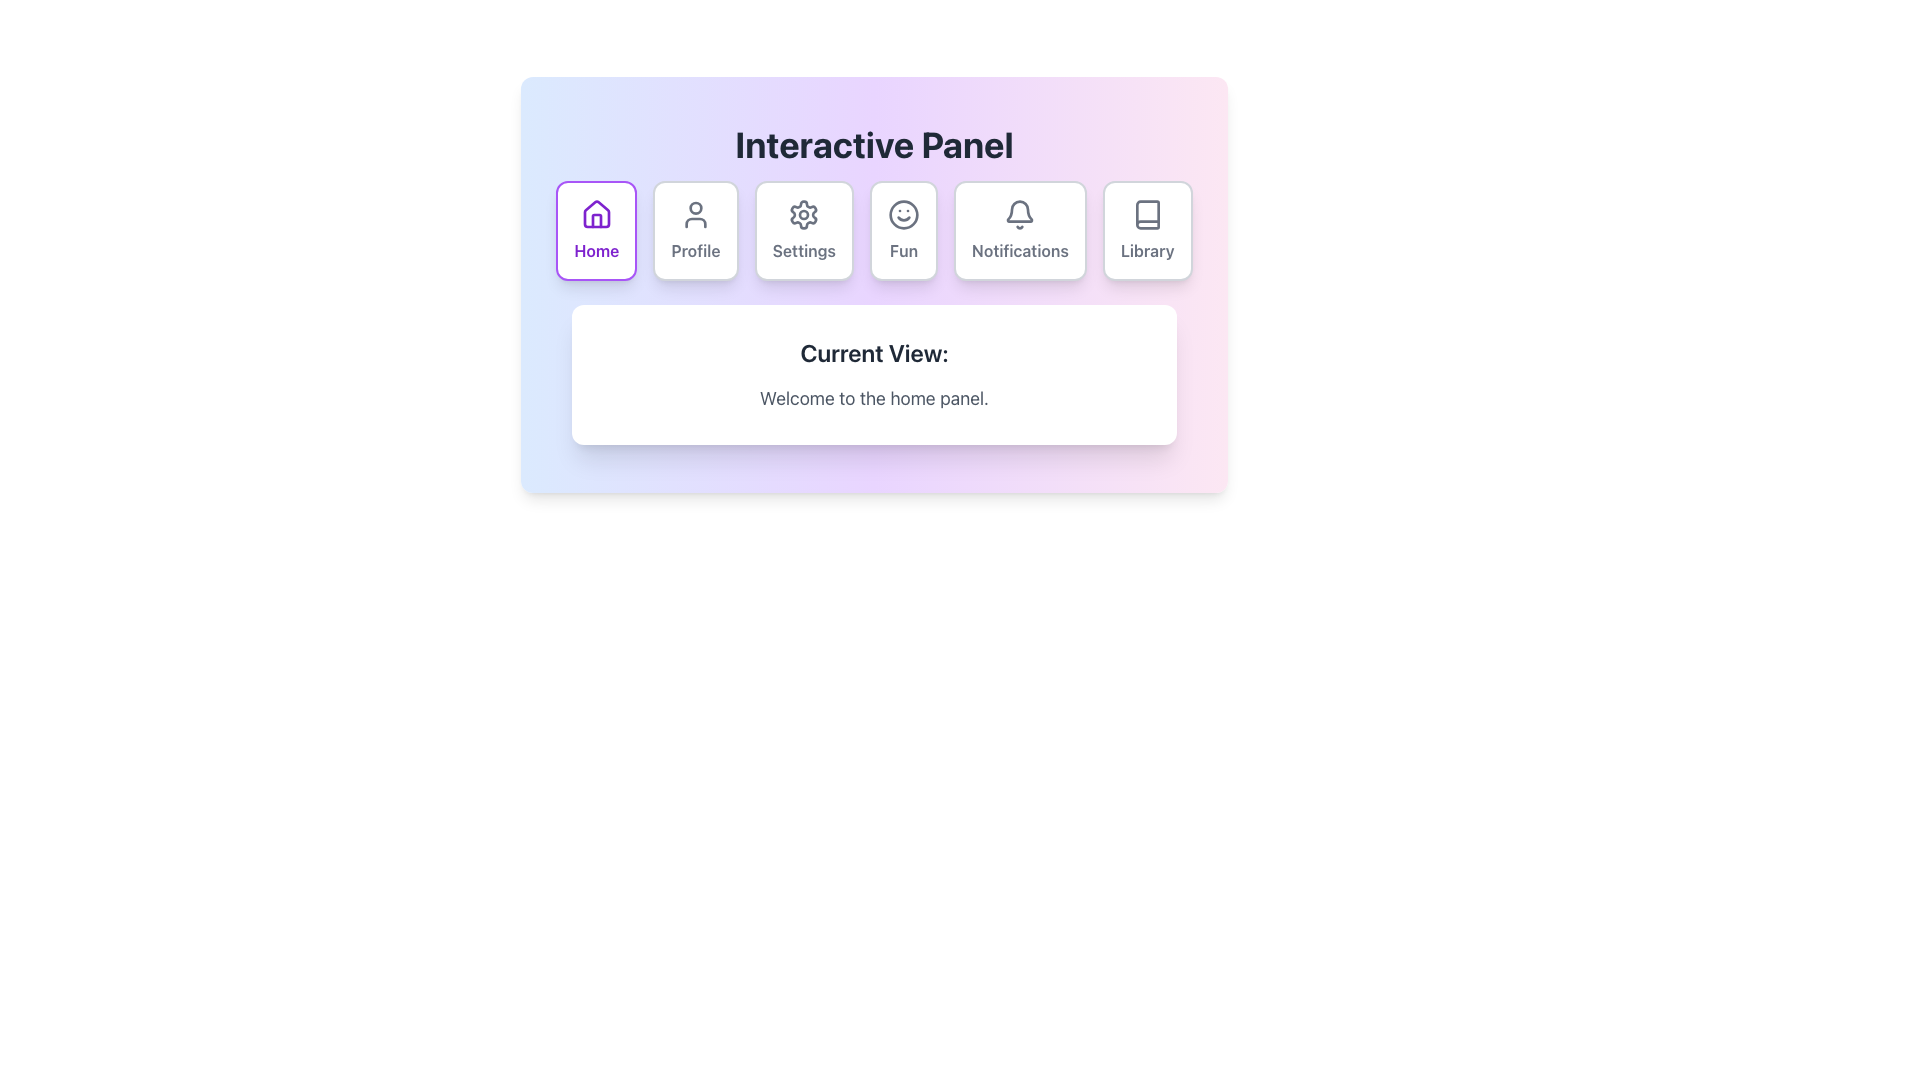  Describe the element at coordinates (804, 249) in the screenshot. I see `the 'Settings' text label located in the top row of the interactive panel, which is styled in gray and is the third button from the left under a configuration icon` at that location.